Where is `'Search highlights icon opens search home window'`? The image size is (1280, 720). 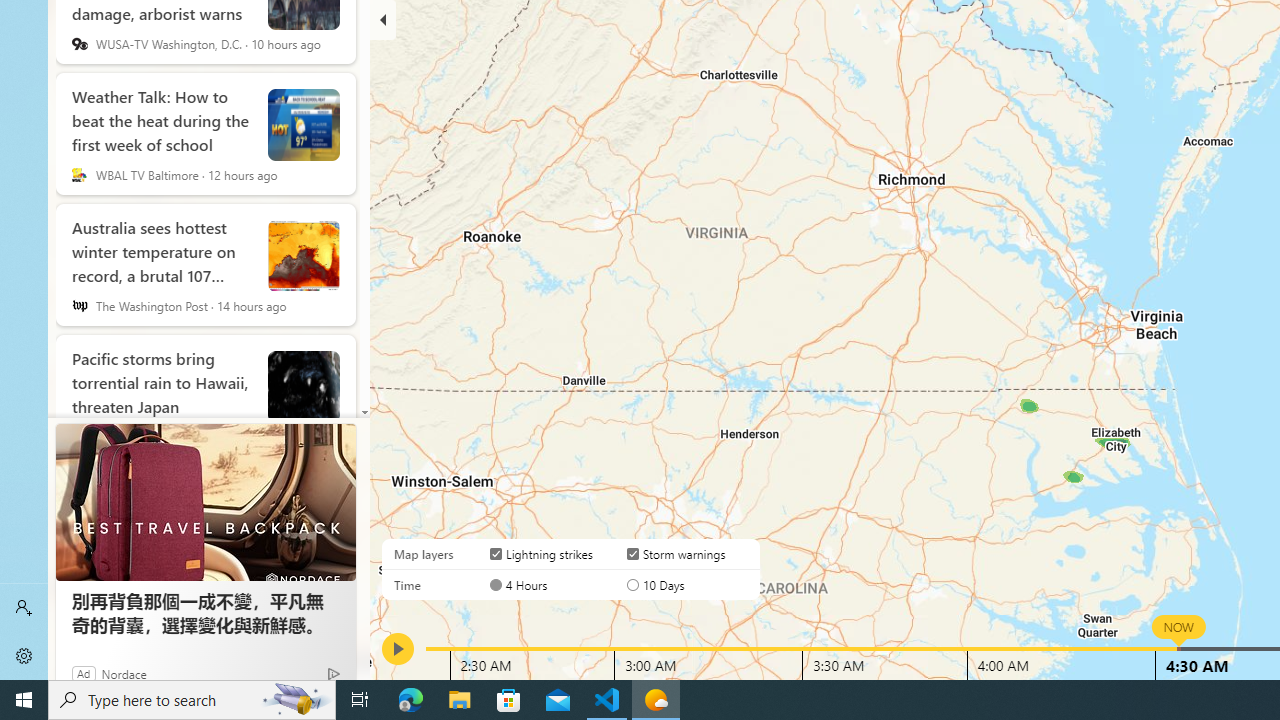 'Search highlights icon opens search home window' is located at coordinates (294, 698).